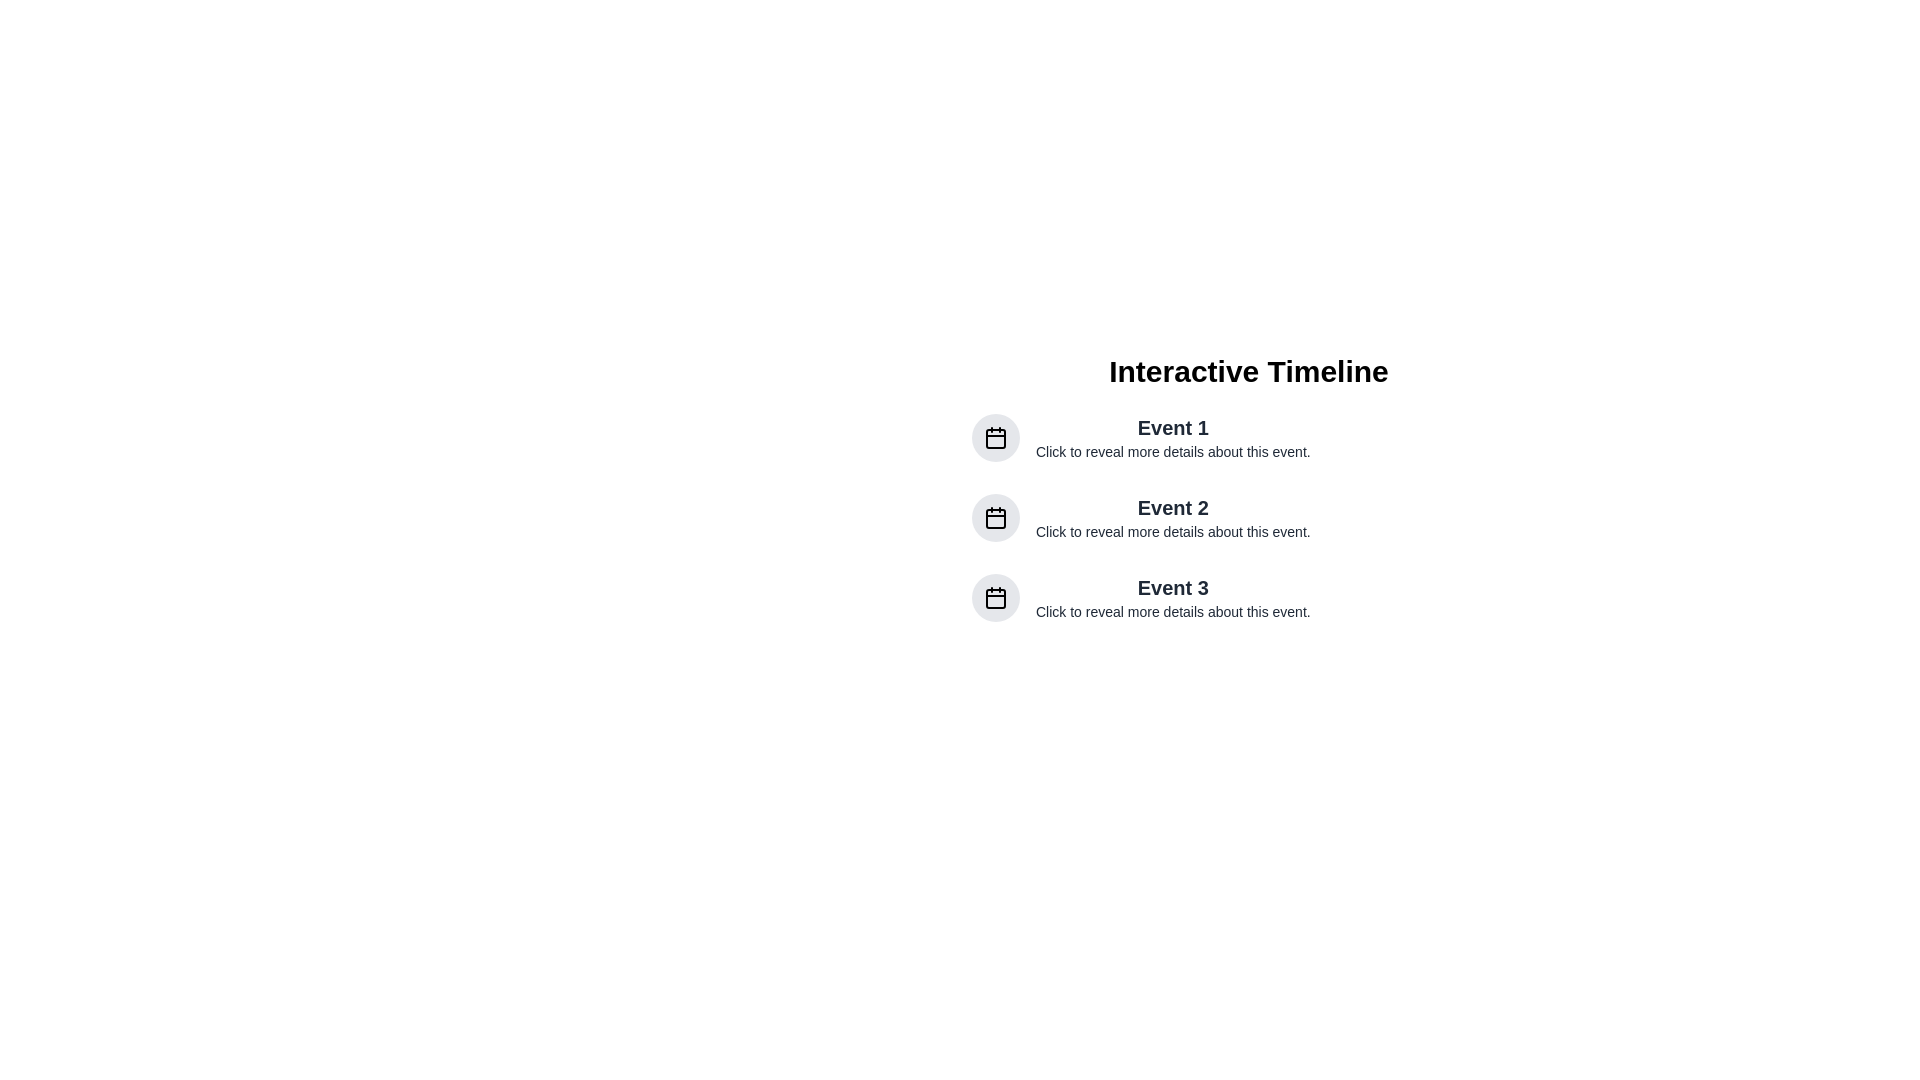 The image size is (1920, 1080). Describe the element at coordinates (1247, 516) in the screenshot. I see `the second item in the vertical list of events, labeled 'Event 2'` at that location.